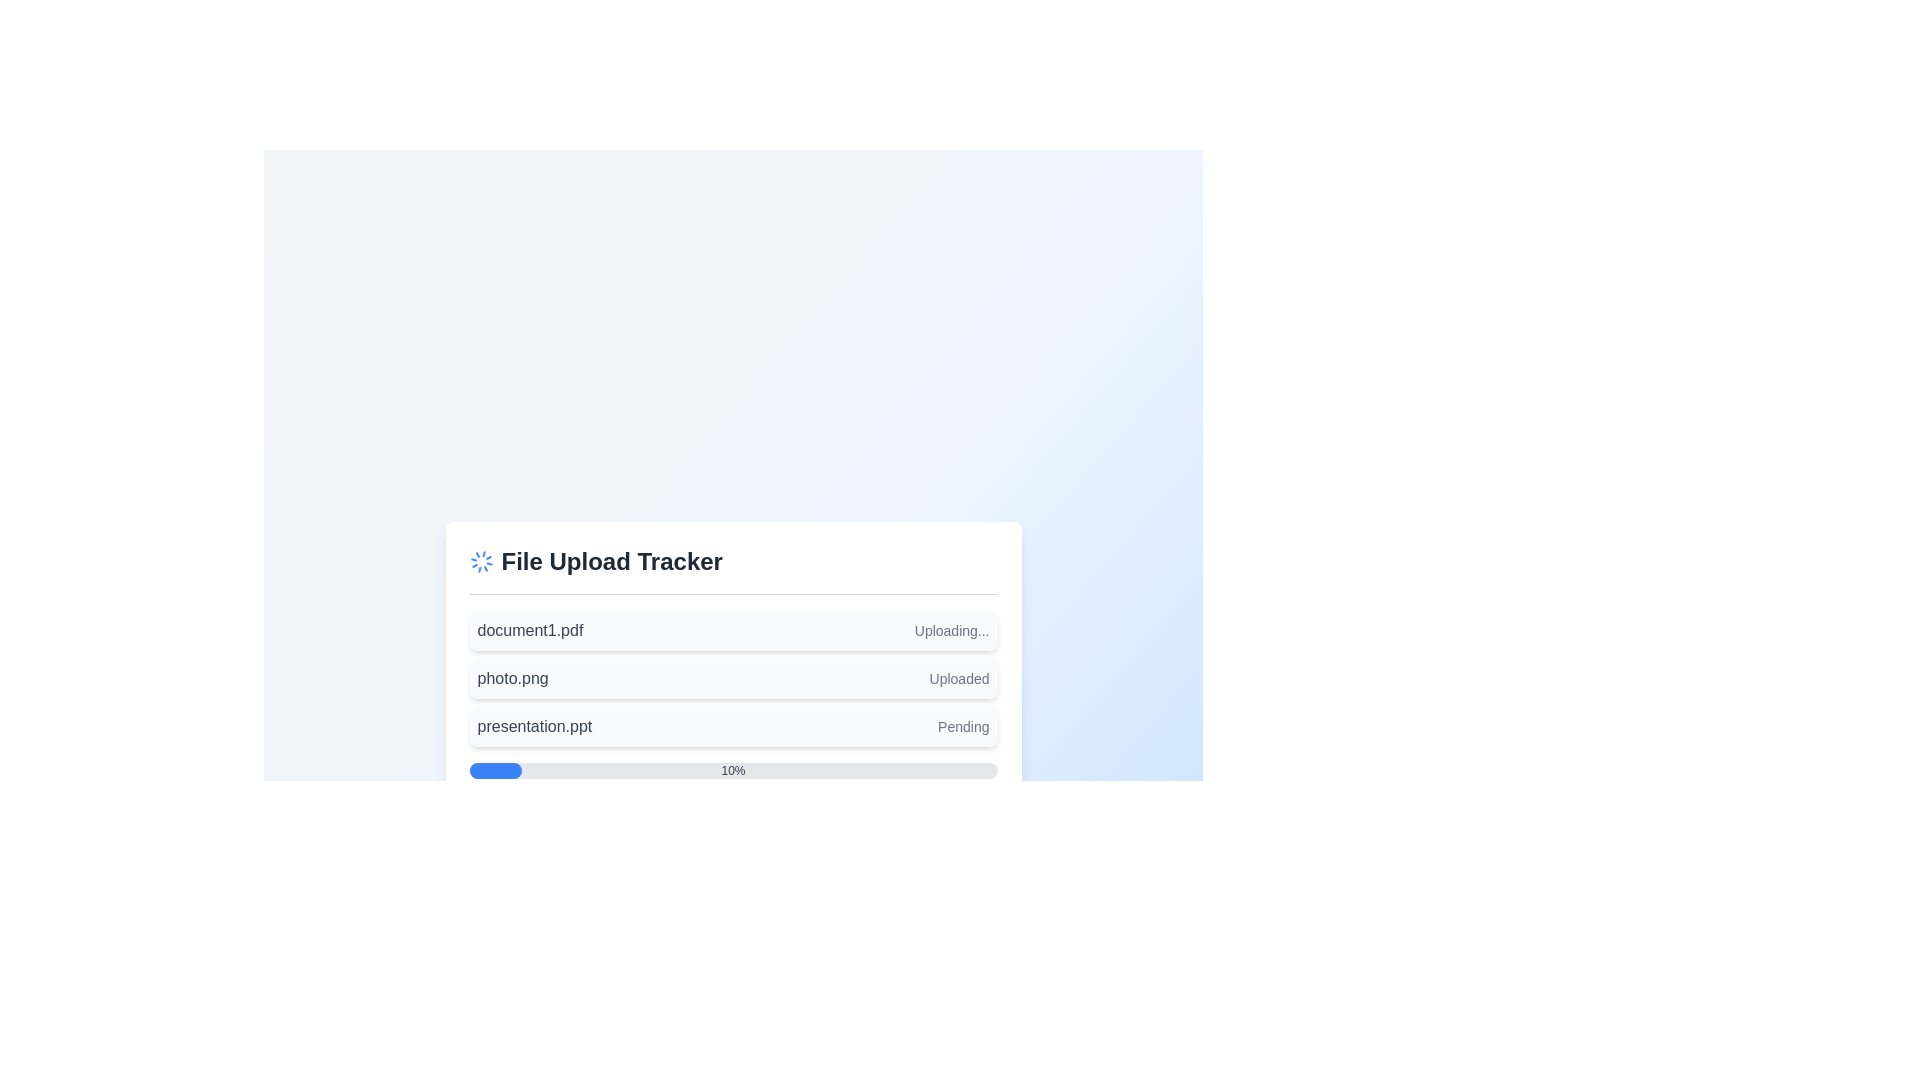  I want to click on status of the label indicating the pending status of the file upload for 'presentation.ppt', located at the far-right of its row, so click(963, 726).